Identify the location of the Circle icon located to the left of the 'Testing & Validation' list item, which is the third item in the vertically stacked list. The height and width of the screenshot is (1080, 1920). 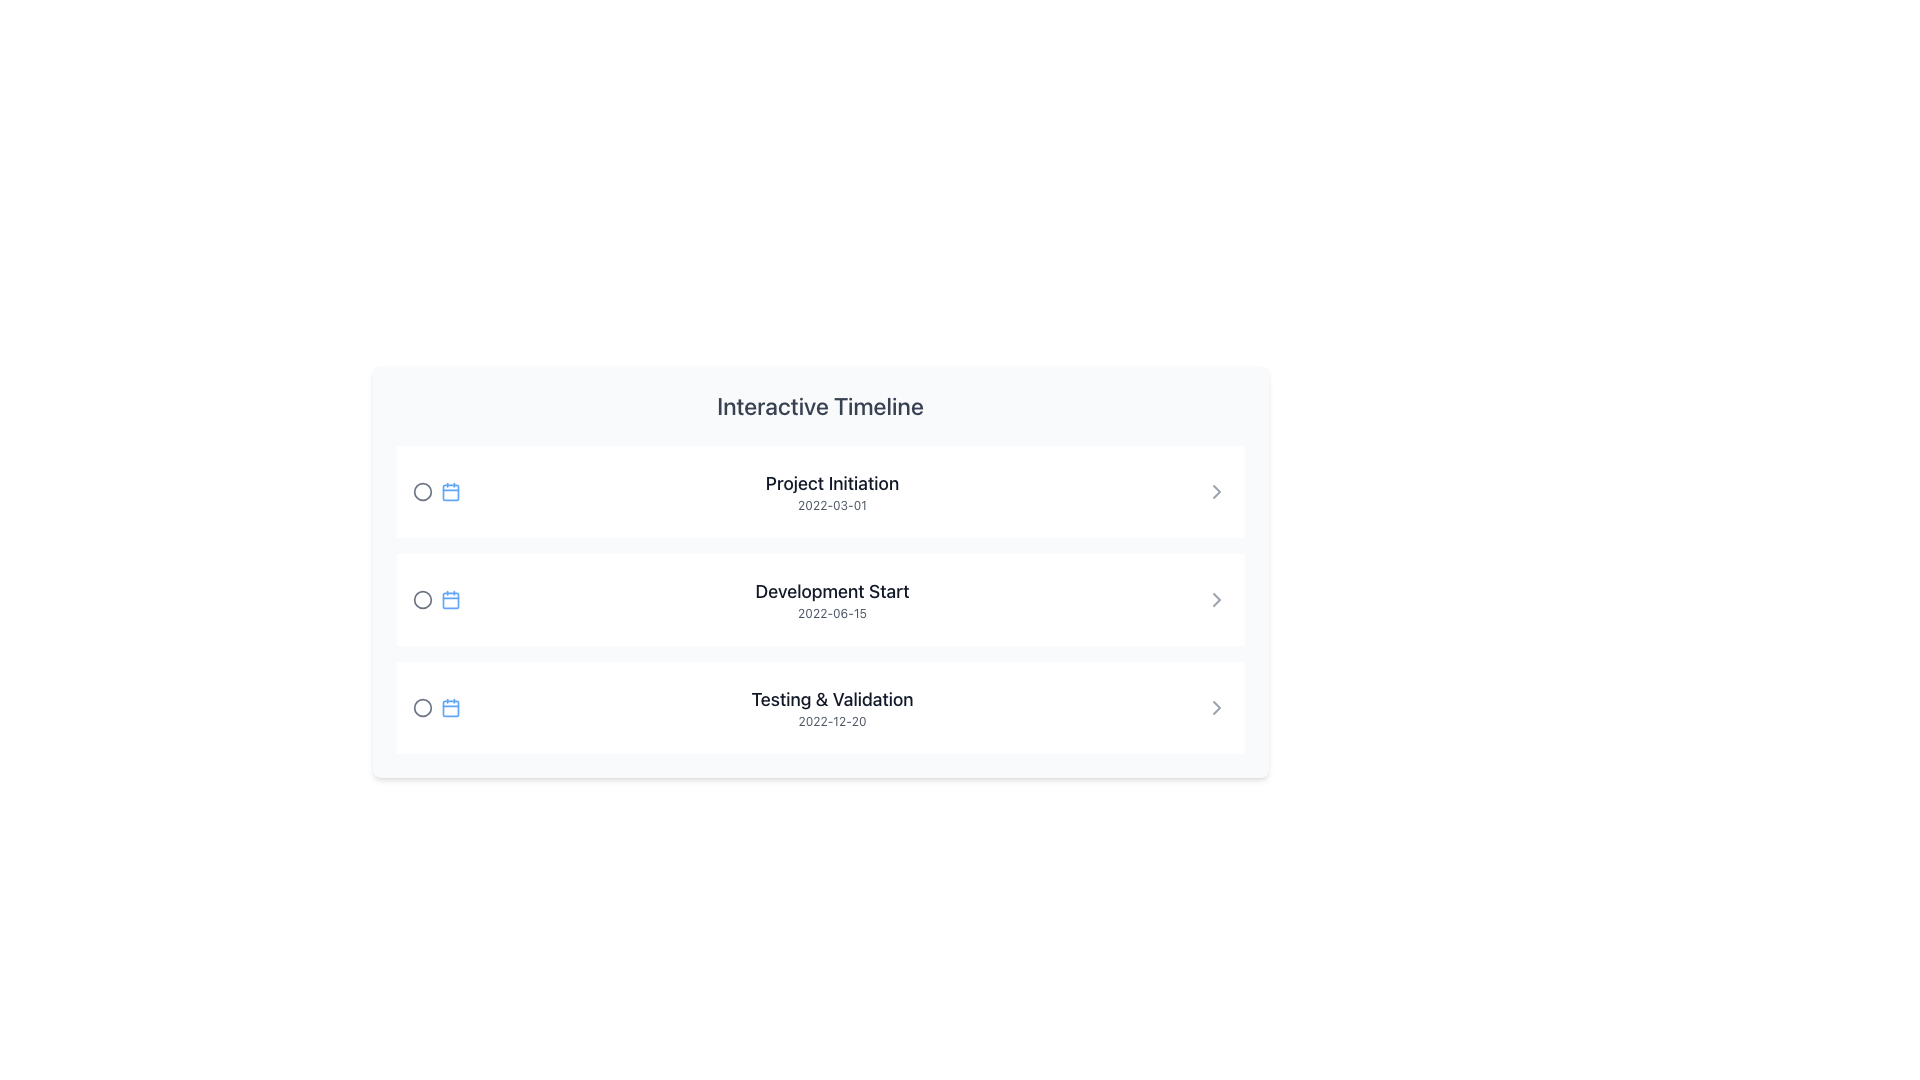
(421, 707).